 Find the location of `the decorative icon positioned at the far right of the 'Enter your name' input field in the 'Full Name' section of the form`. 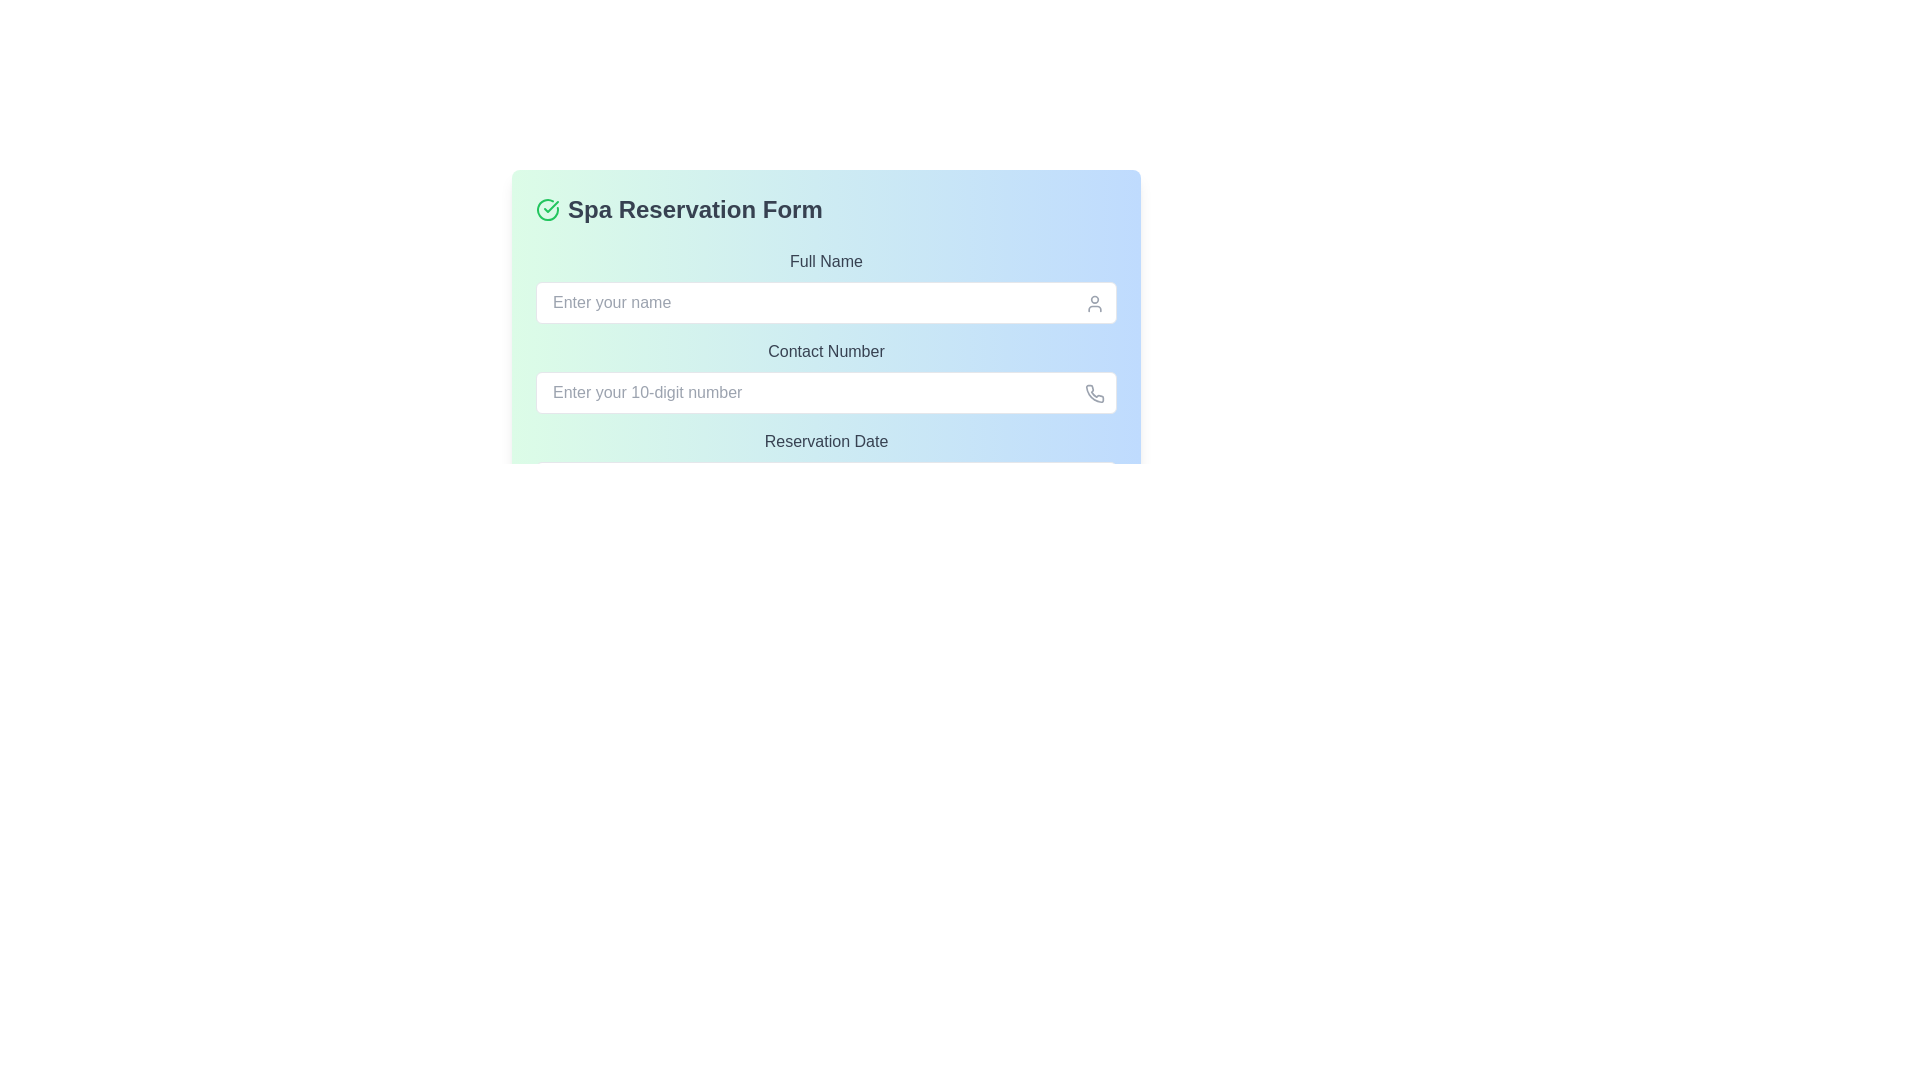

the decorative icon positioned at the far right of the 'Enter your name' input field in the 'Full Name' section of the form is located at coordinates (1093, 304).